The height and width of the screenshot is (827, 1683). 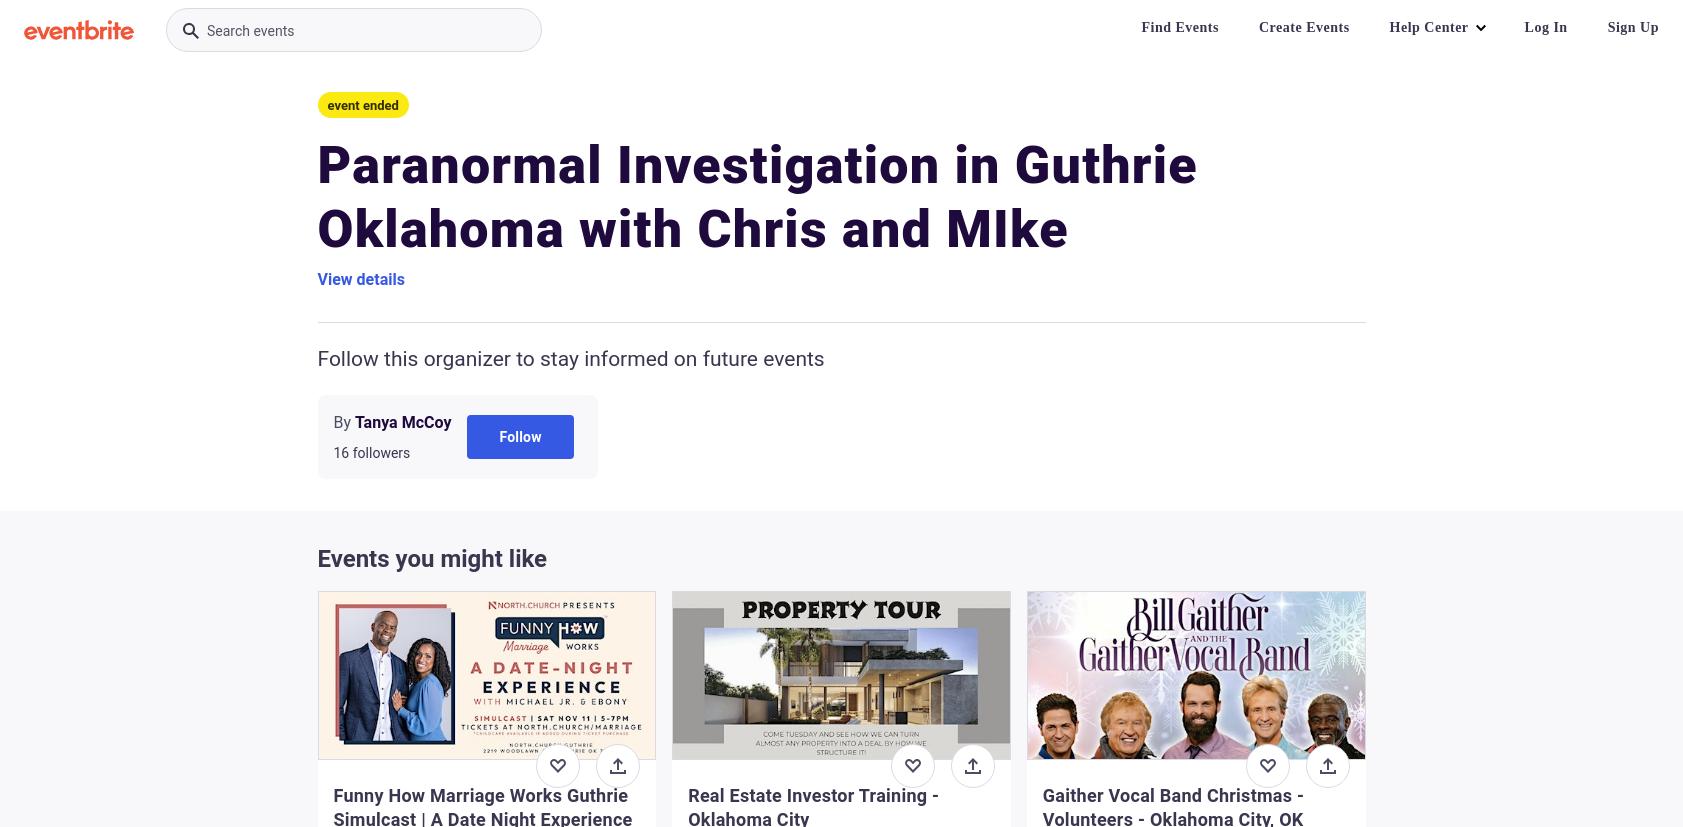 I want to click on '16', so click(x=340, y=453).